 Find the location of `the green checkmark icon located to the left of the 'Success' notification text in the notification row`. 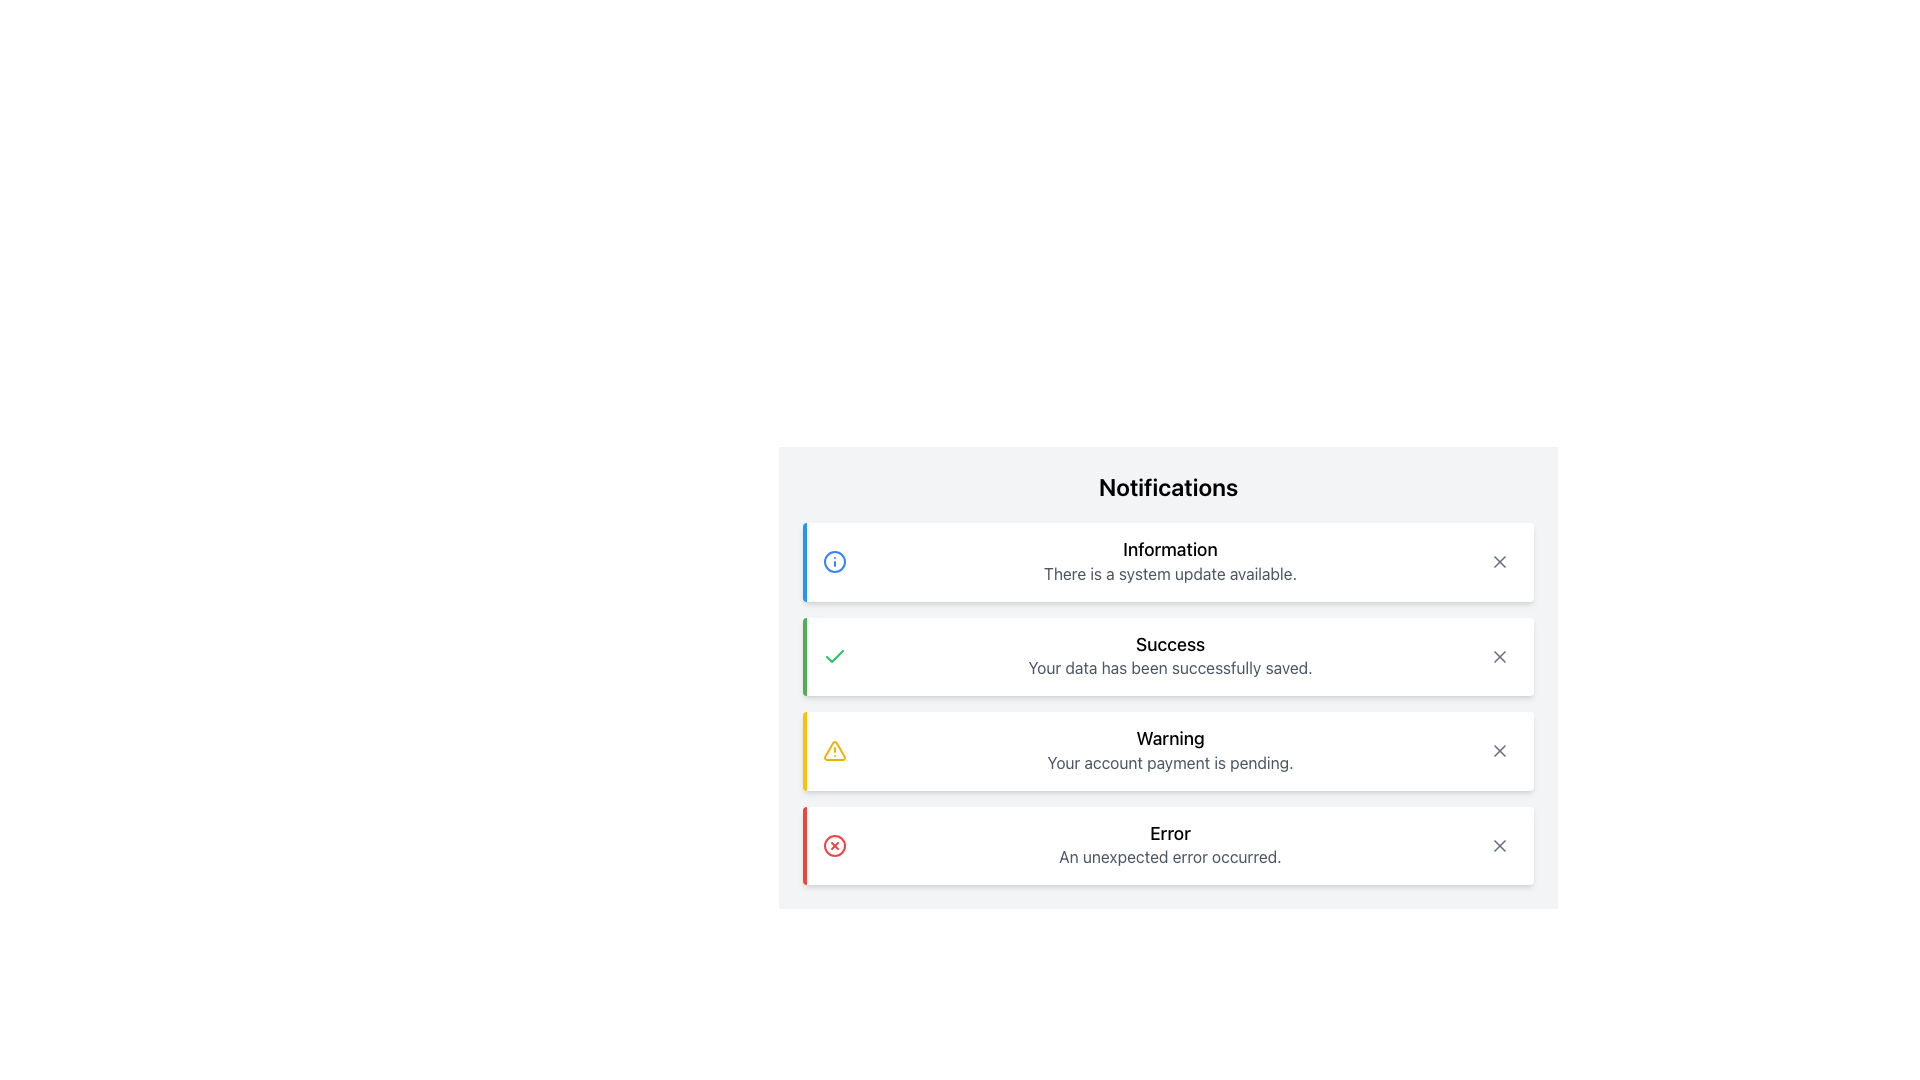

the green checkmark icon located to the left of the 'Success' notification text in the notification row is located at coordinates (835, 655).